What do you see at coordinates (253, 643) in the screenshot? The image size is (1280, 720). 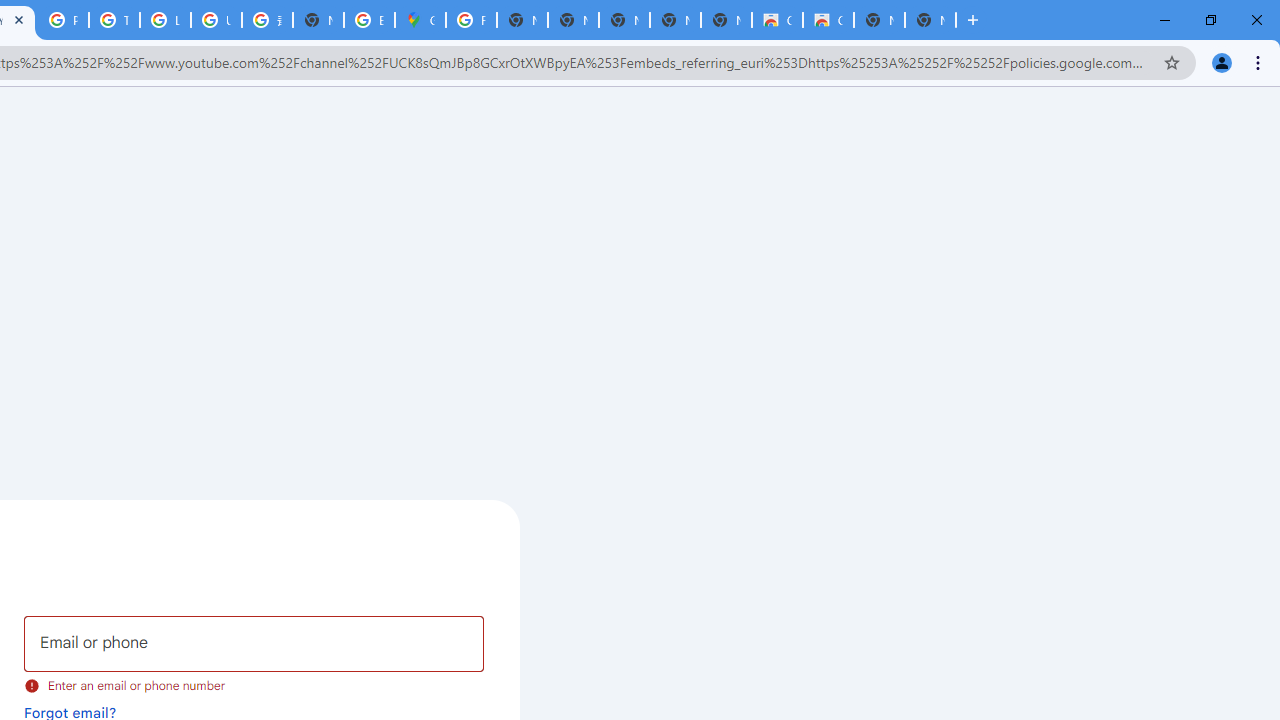 I see `'Email or phone'` at bounding box center [253, 643].